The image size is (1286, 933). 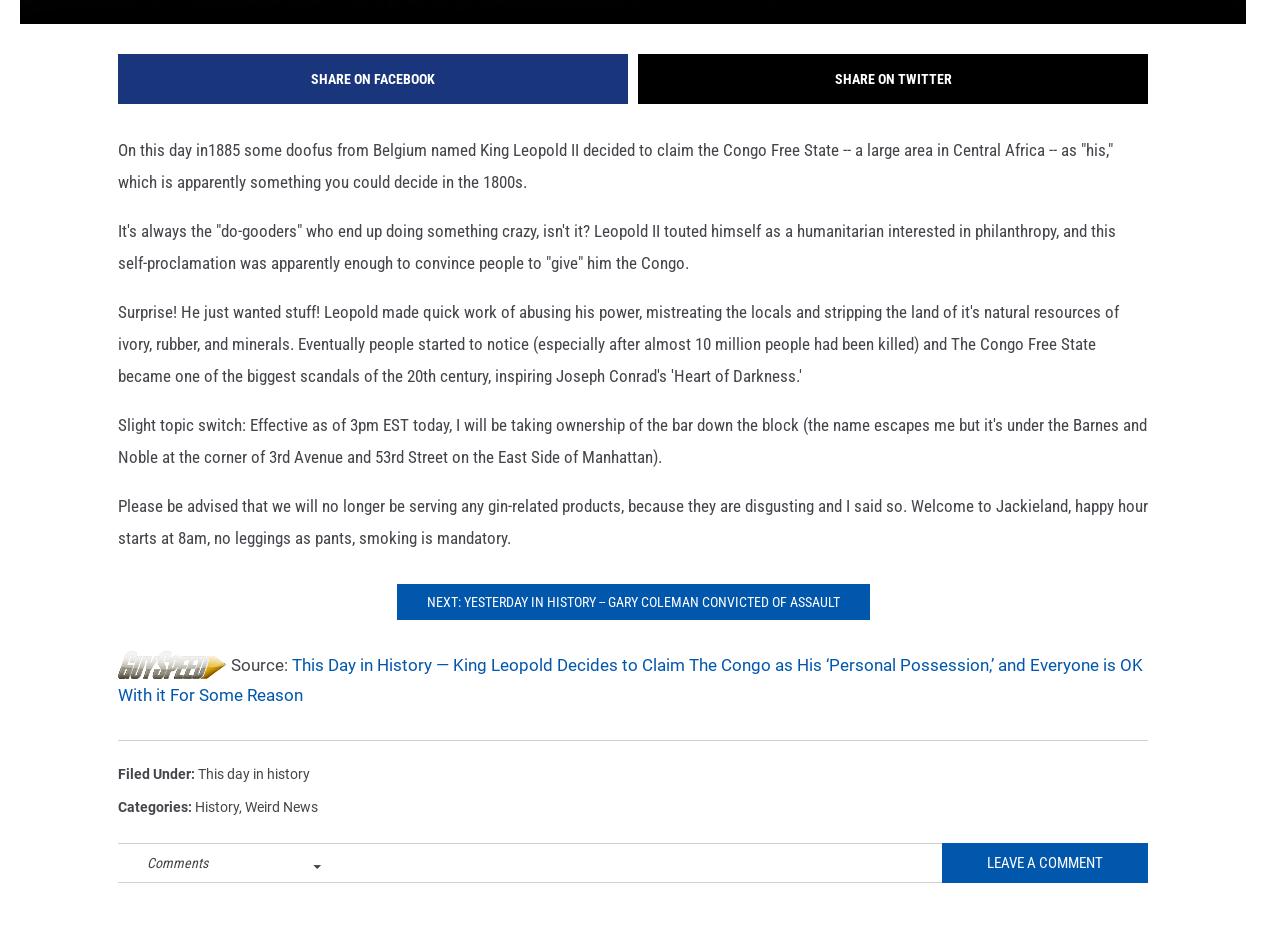 What do you see at coordinates (177, 895) in the screenshot?
I see `'Comments'` at bounding box center [177, 895].